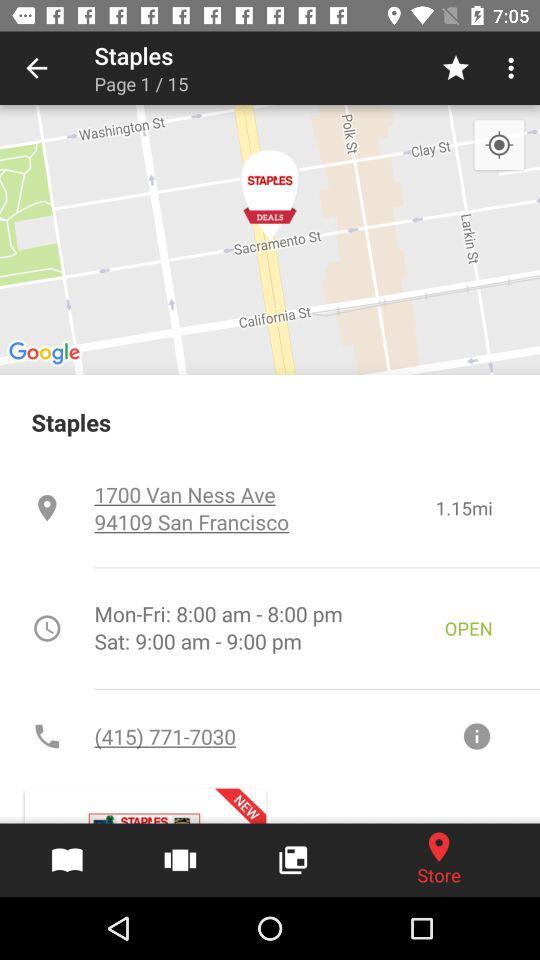  What do you see at coordinates (475, 735) in the screenshot?
I see `information` at bounding box center [475, 735].